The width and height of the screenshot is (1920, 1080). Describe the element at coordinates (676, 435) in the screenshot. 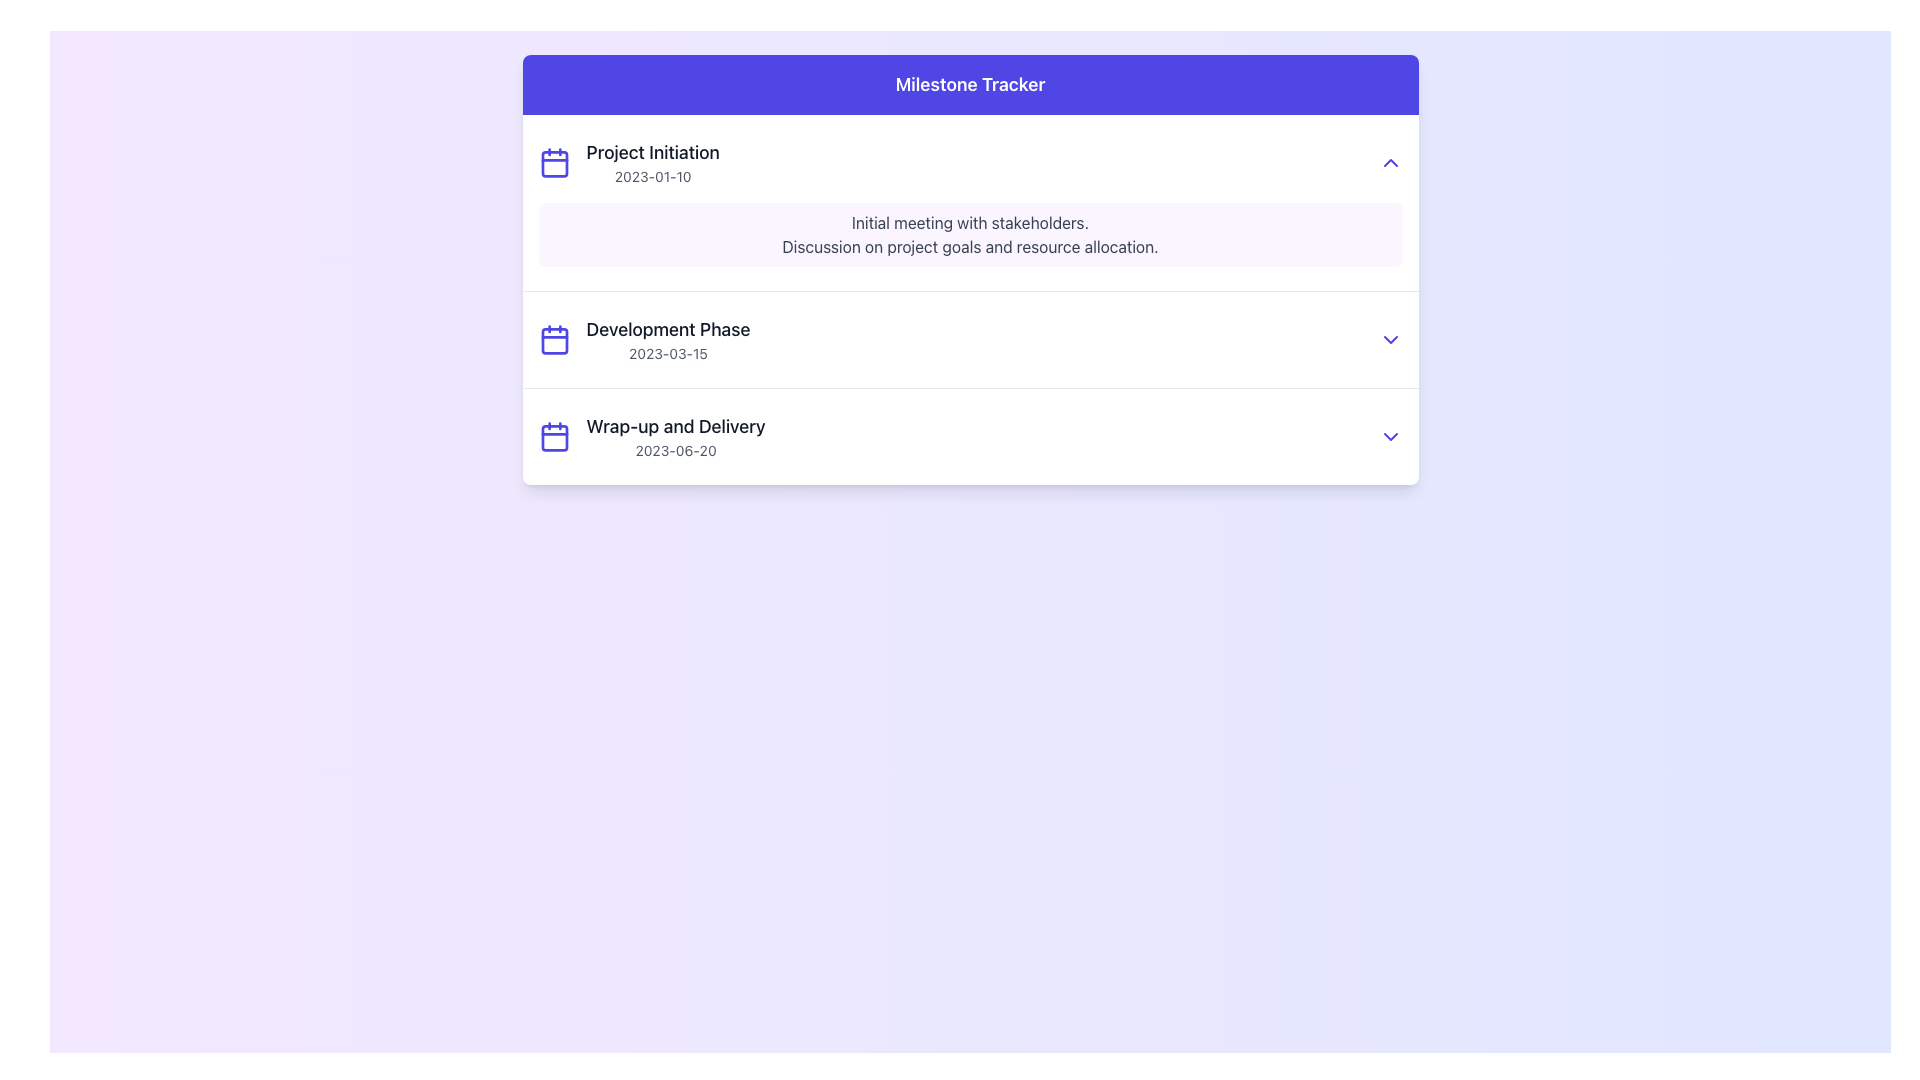

I see `text content of the milestone entry in the tracker interface, which is the third item under the 'Milestone Tracker' header, positioned below 'Development Phase'` at that location.